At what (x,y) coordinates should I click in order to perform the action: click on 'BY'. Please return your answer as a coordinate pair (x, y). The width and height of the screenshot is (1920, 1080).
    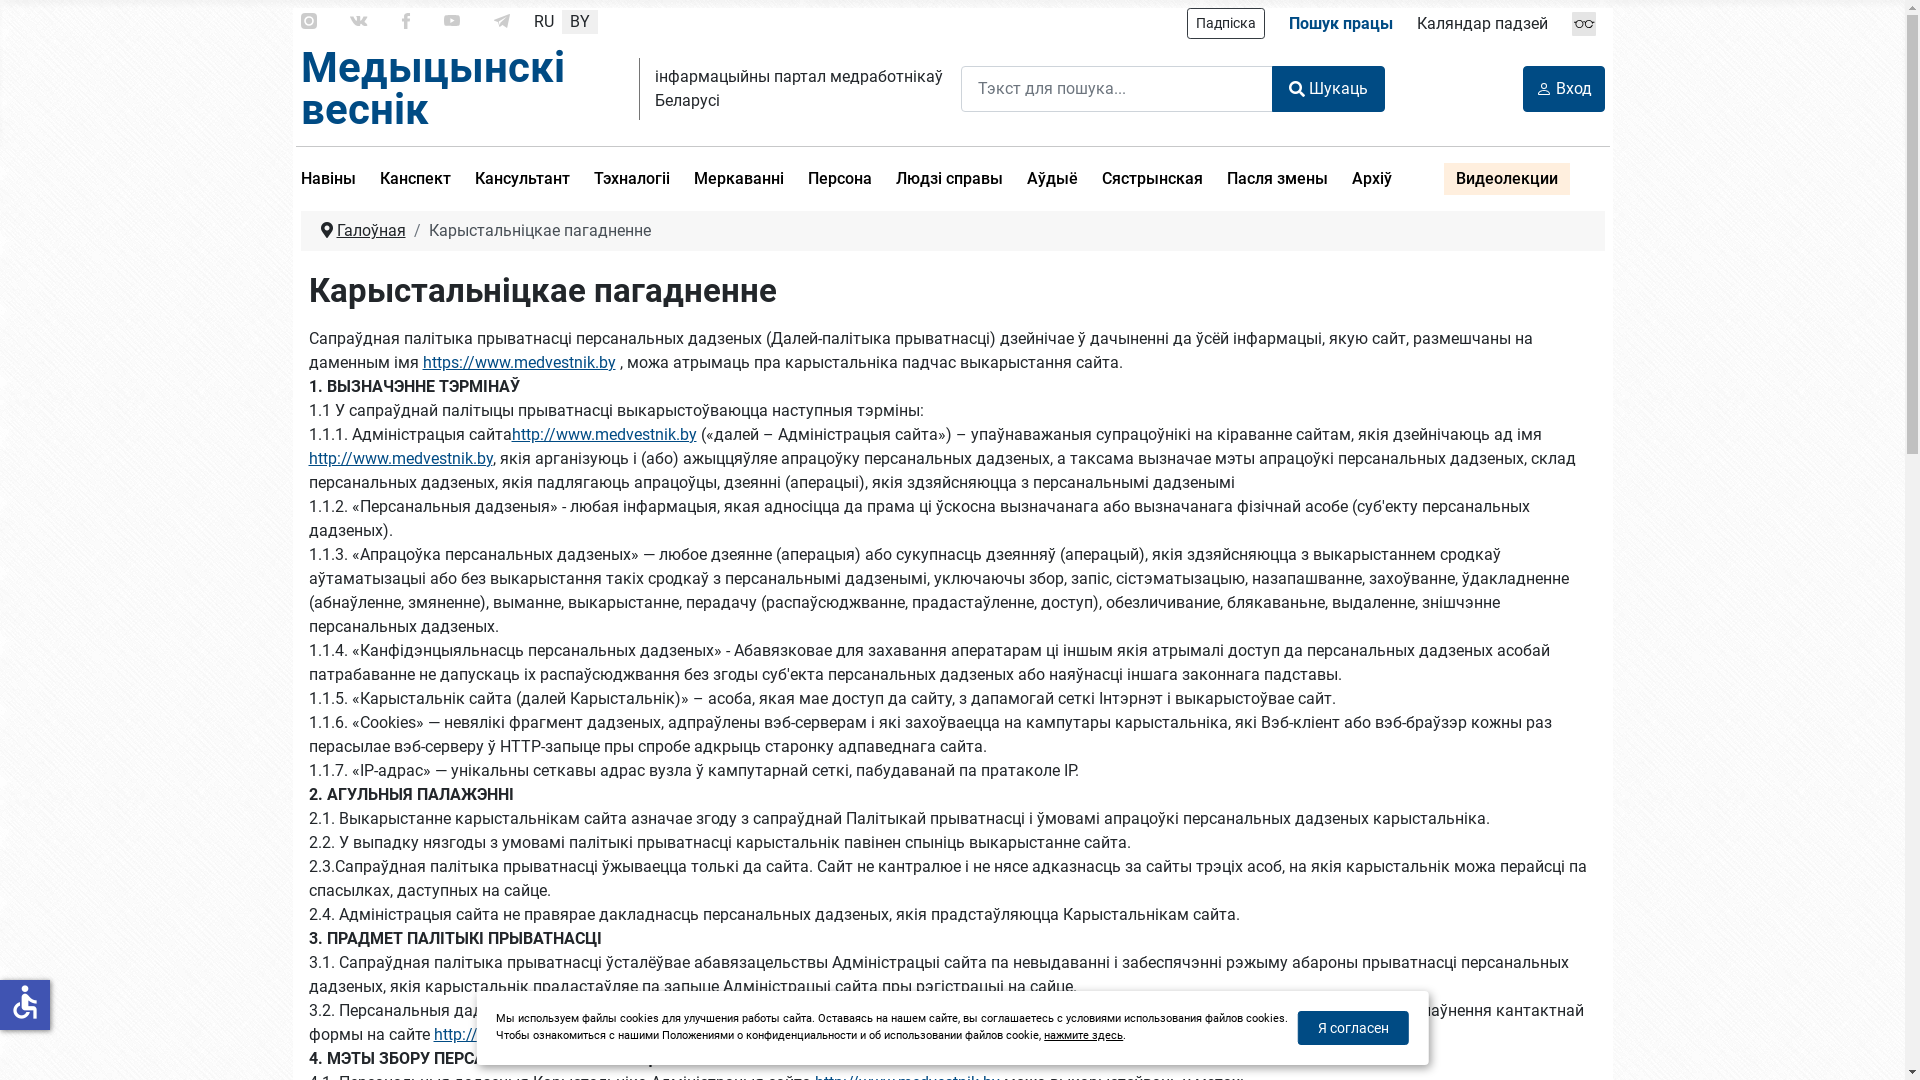
    Looking at the image, I should click on (560, 21).